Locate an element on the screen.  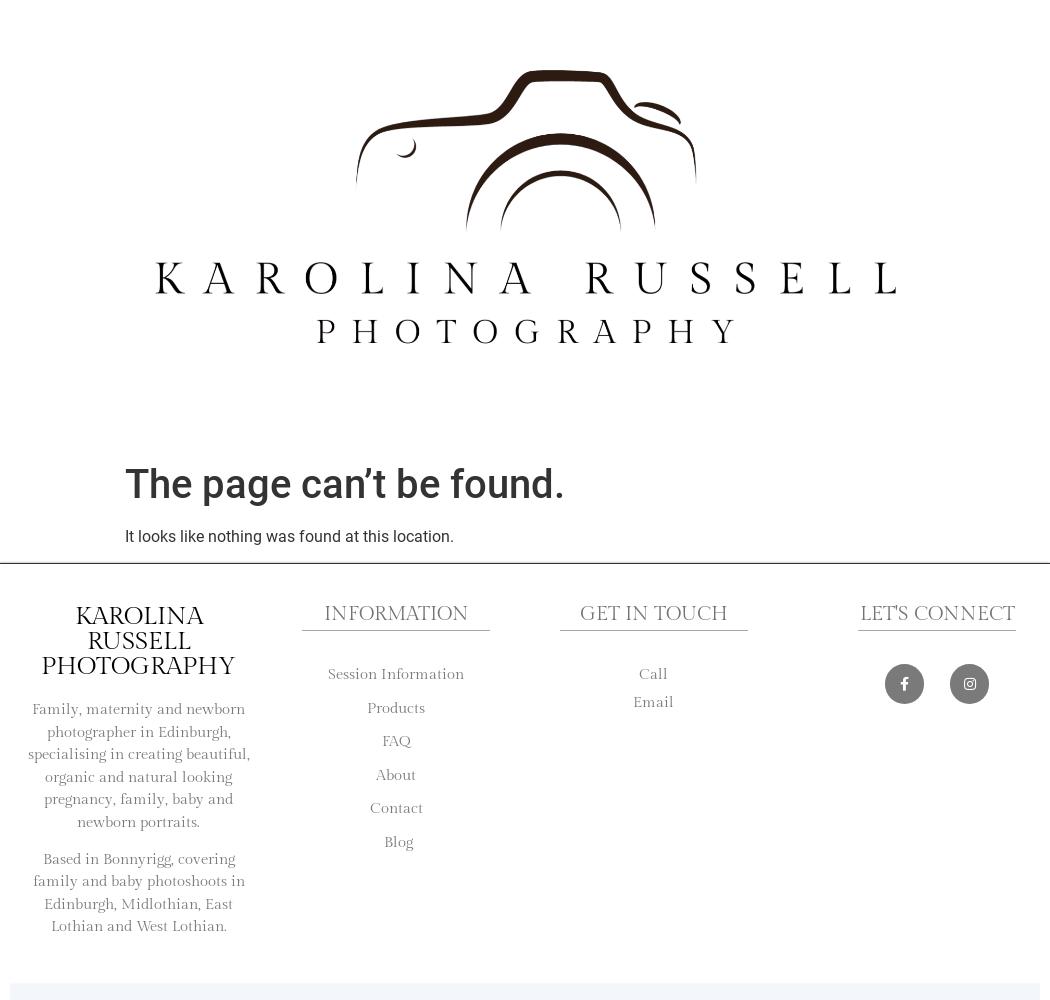
'About' is located at coordinates (395, 774).